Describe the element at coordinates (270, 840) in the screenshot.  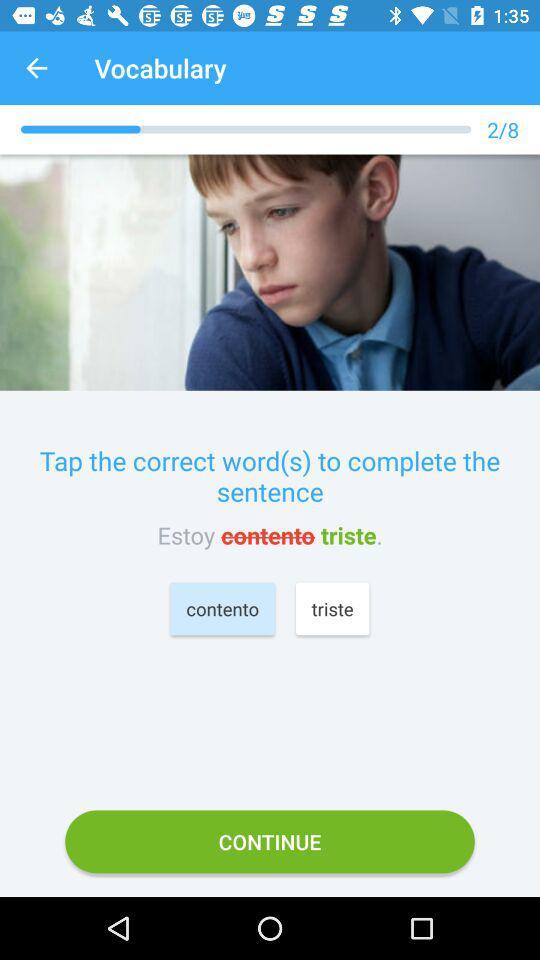
I see `continue icon` at that location.